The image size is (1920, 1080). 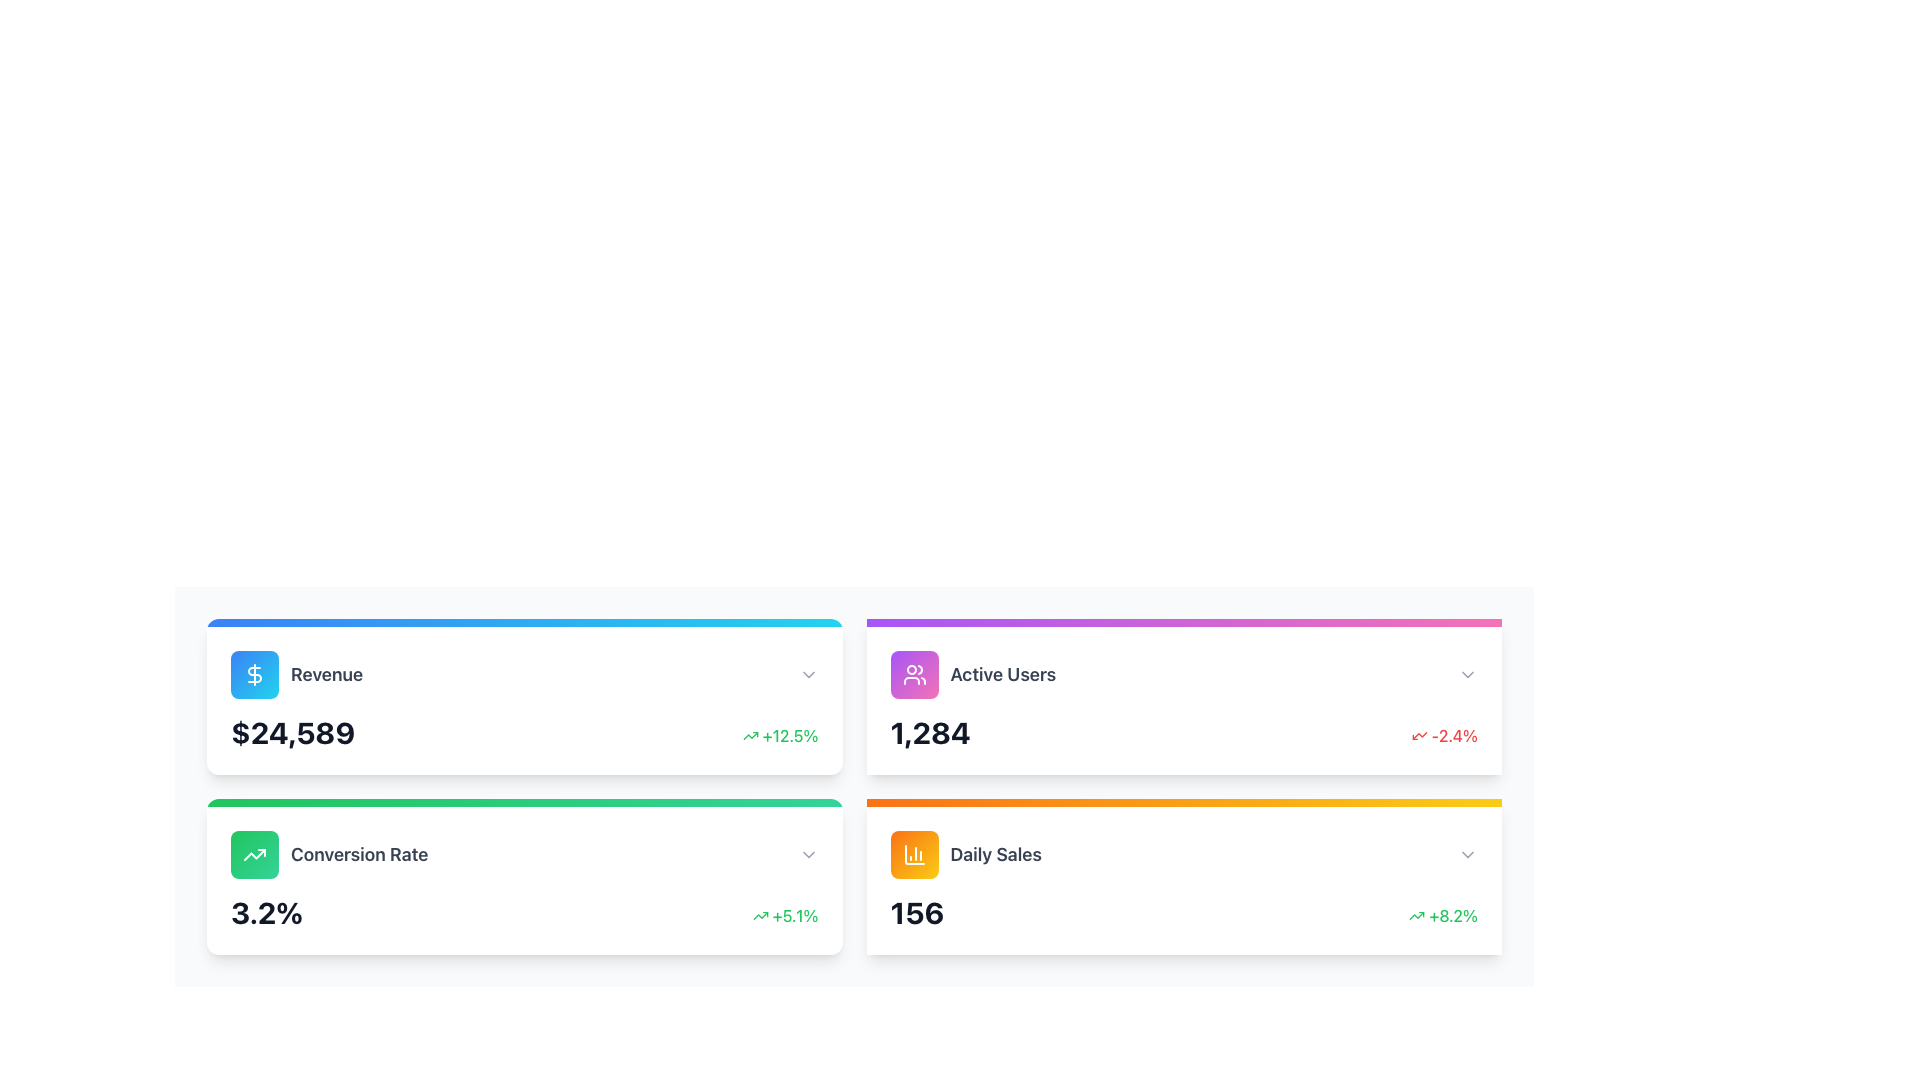 I want to click on displayed information from the Dashboard Card labeled 'Daily Sales', which is the fourth card in a 2x2 grid located in the bottom-right quadrant, so click(x=1184, y=879).